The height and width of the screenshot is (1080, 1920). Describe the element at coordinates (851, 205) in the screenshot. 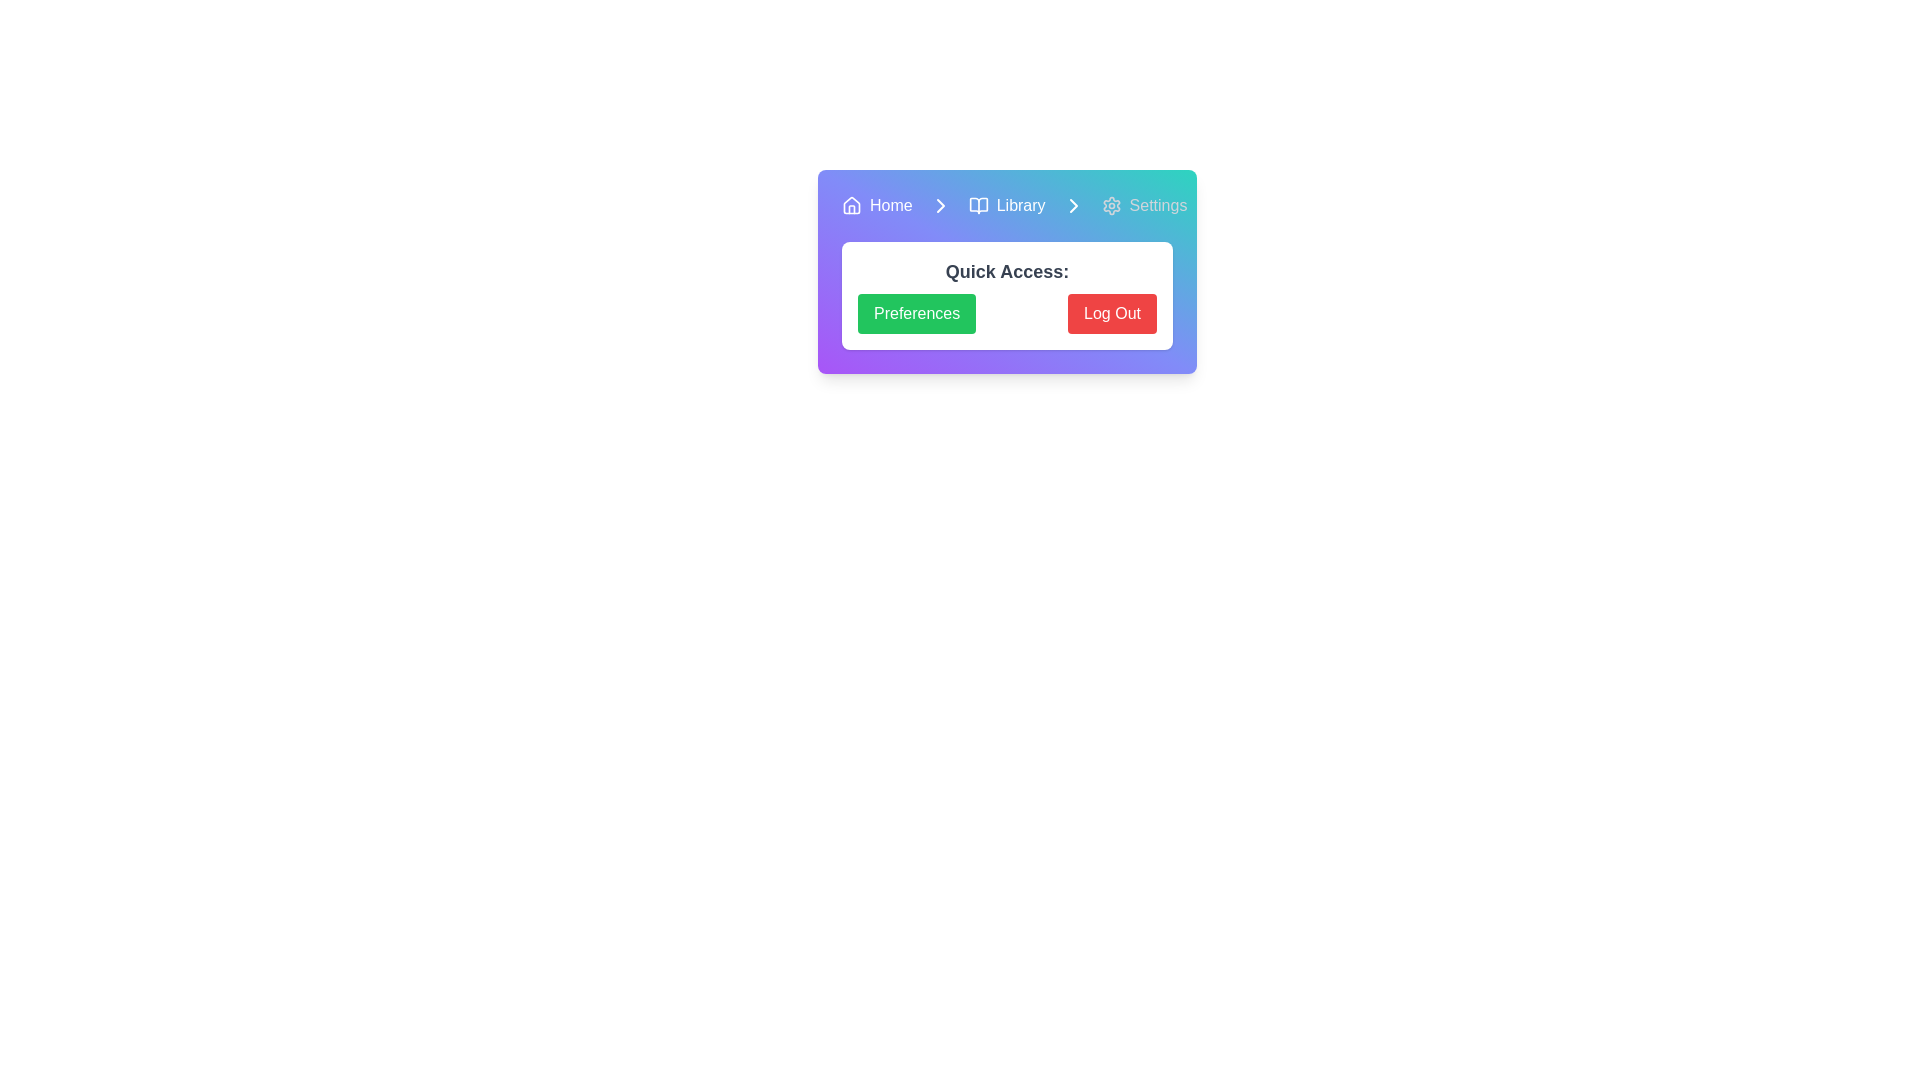

I see `the small house icon on the light blue background, which is the first element in the navigation group containing the text 'Home'` at that location.